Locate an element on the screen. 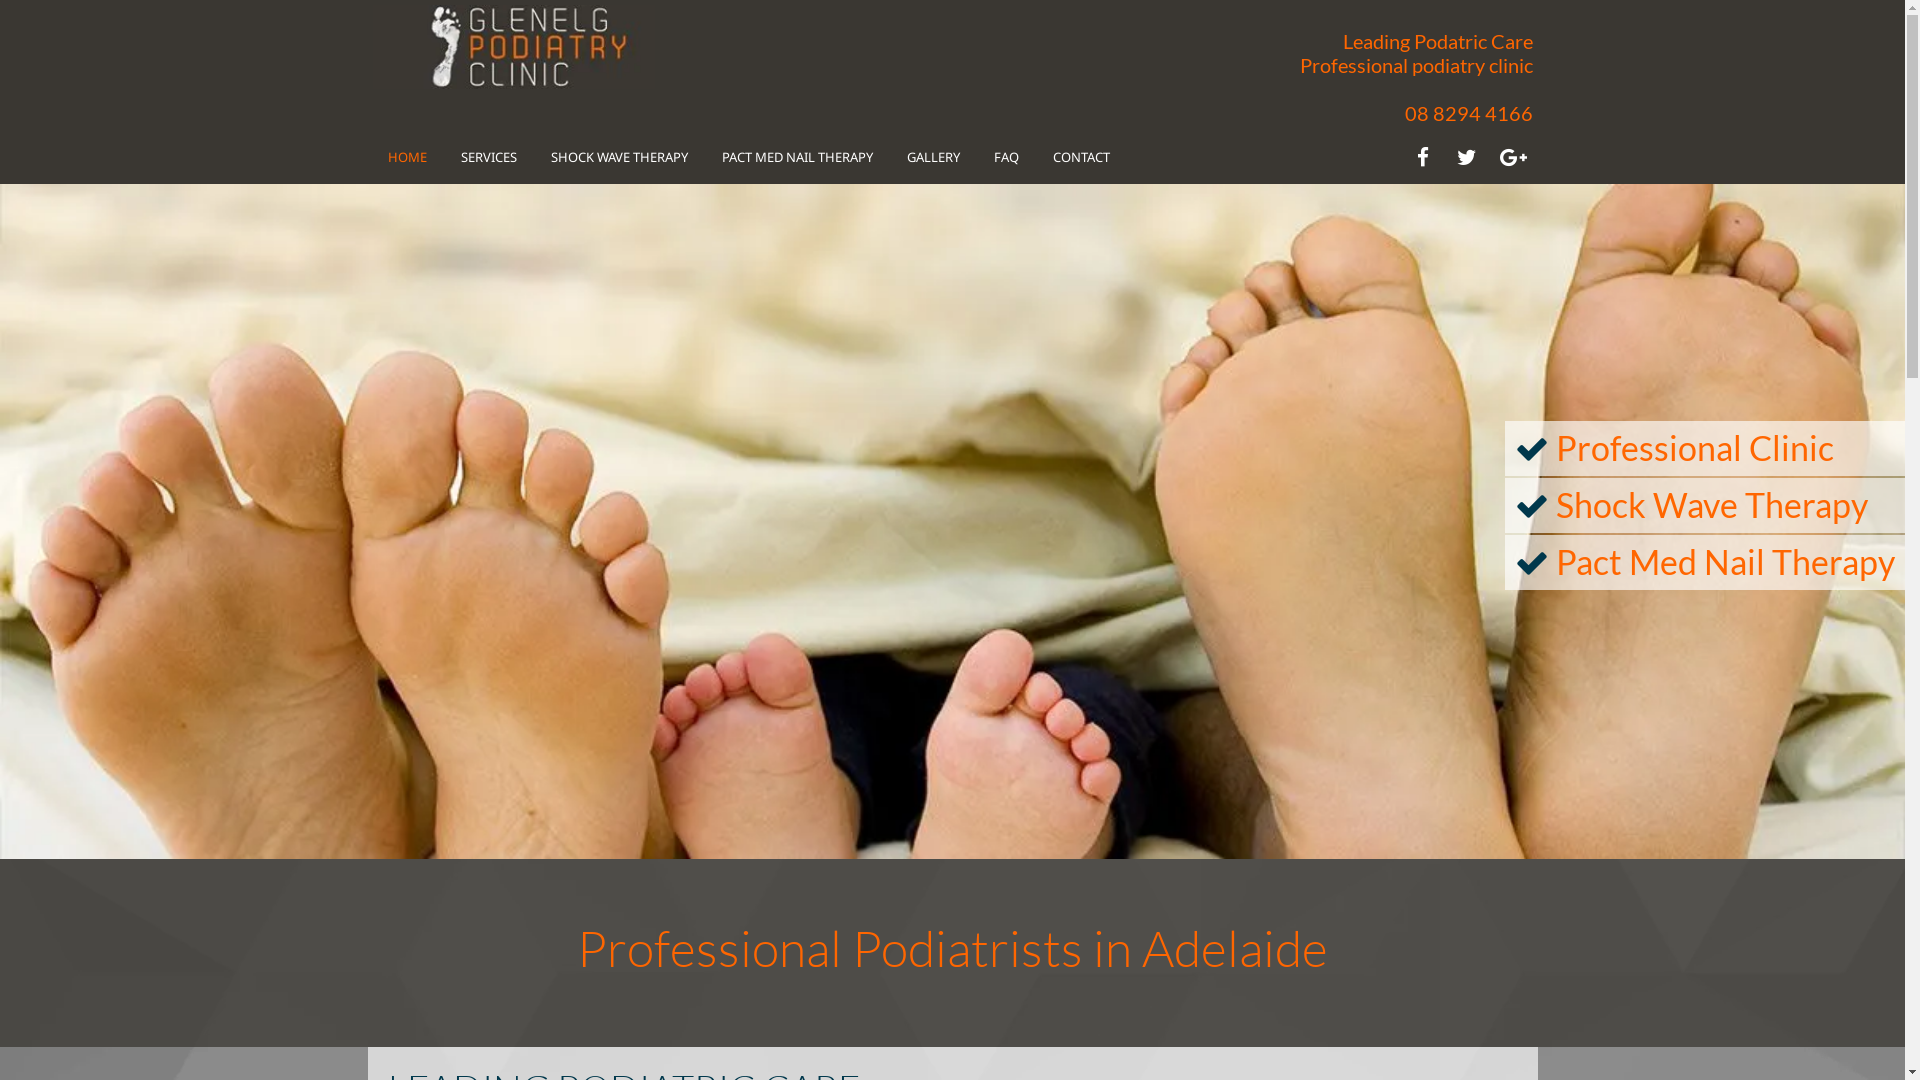 This screenshot has width=1920, height=1080. 'HOME' is located at coordinates (406, 155).